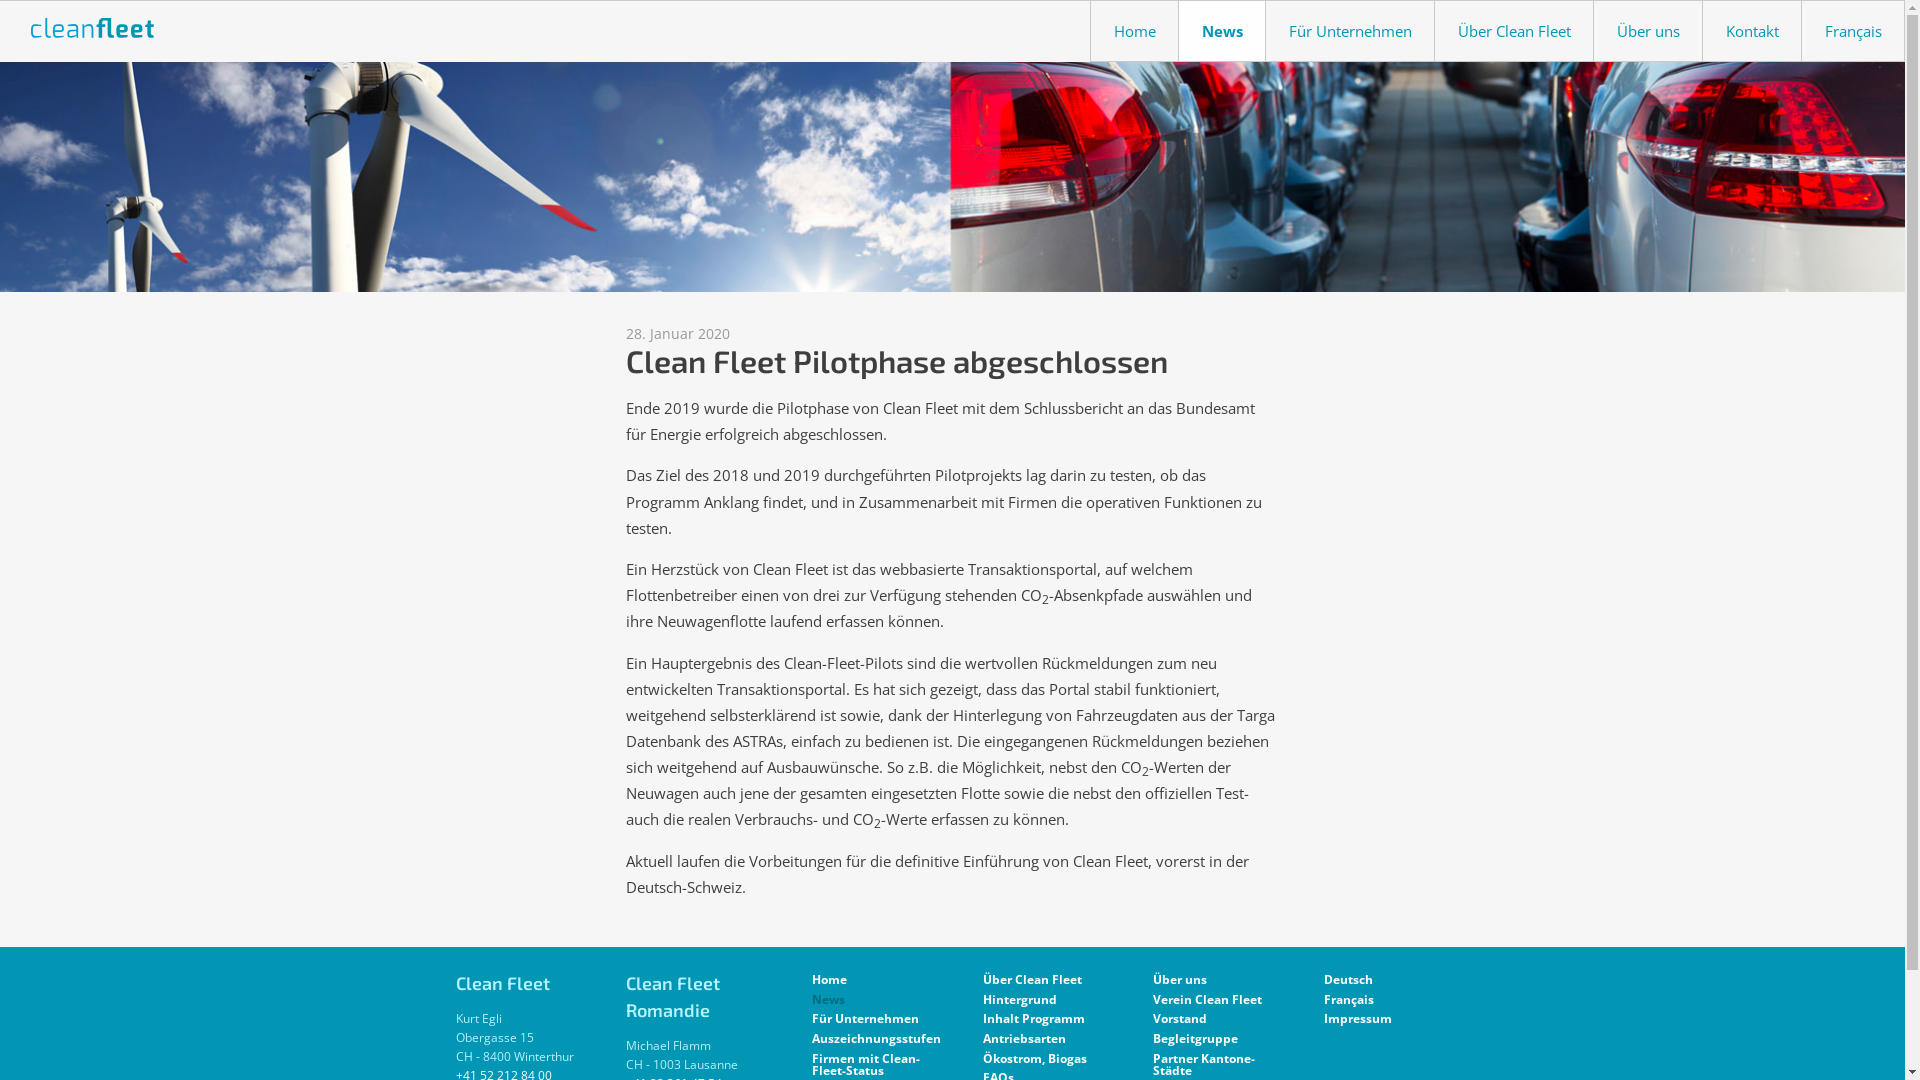 The width and height of the screenshot is (1920, 1080). I want to click on 'Vorstand', so click(1207, 1019).